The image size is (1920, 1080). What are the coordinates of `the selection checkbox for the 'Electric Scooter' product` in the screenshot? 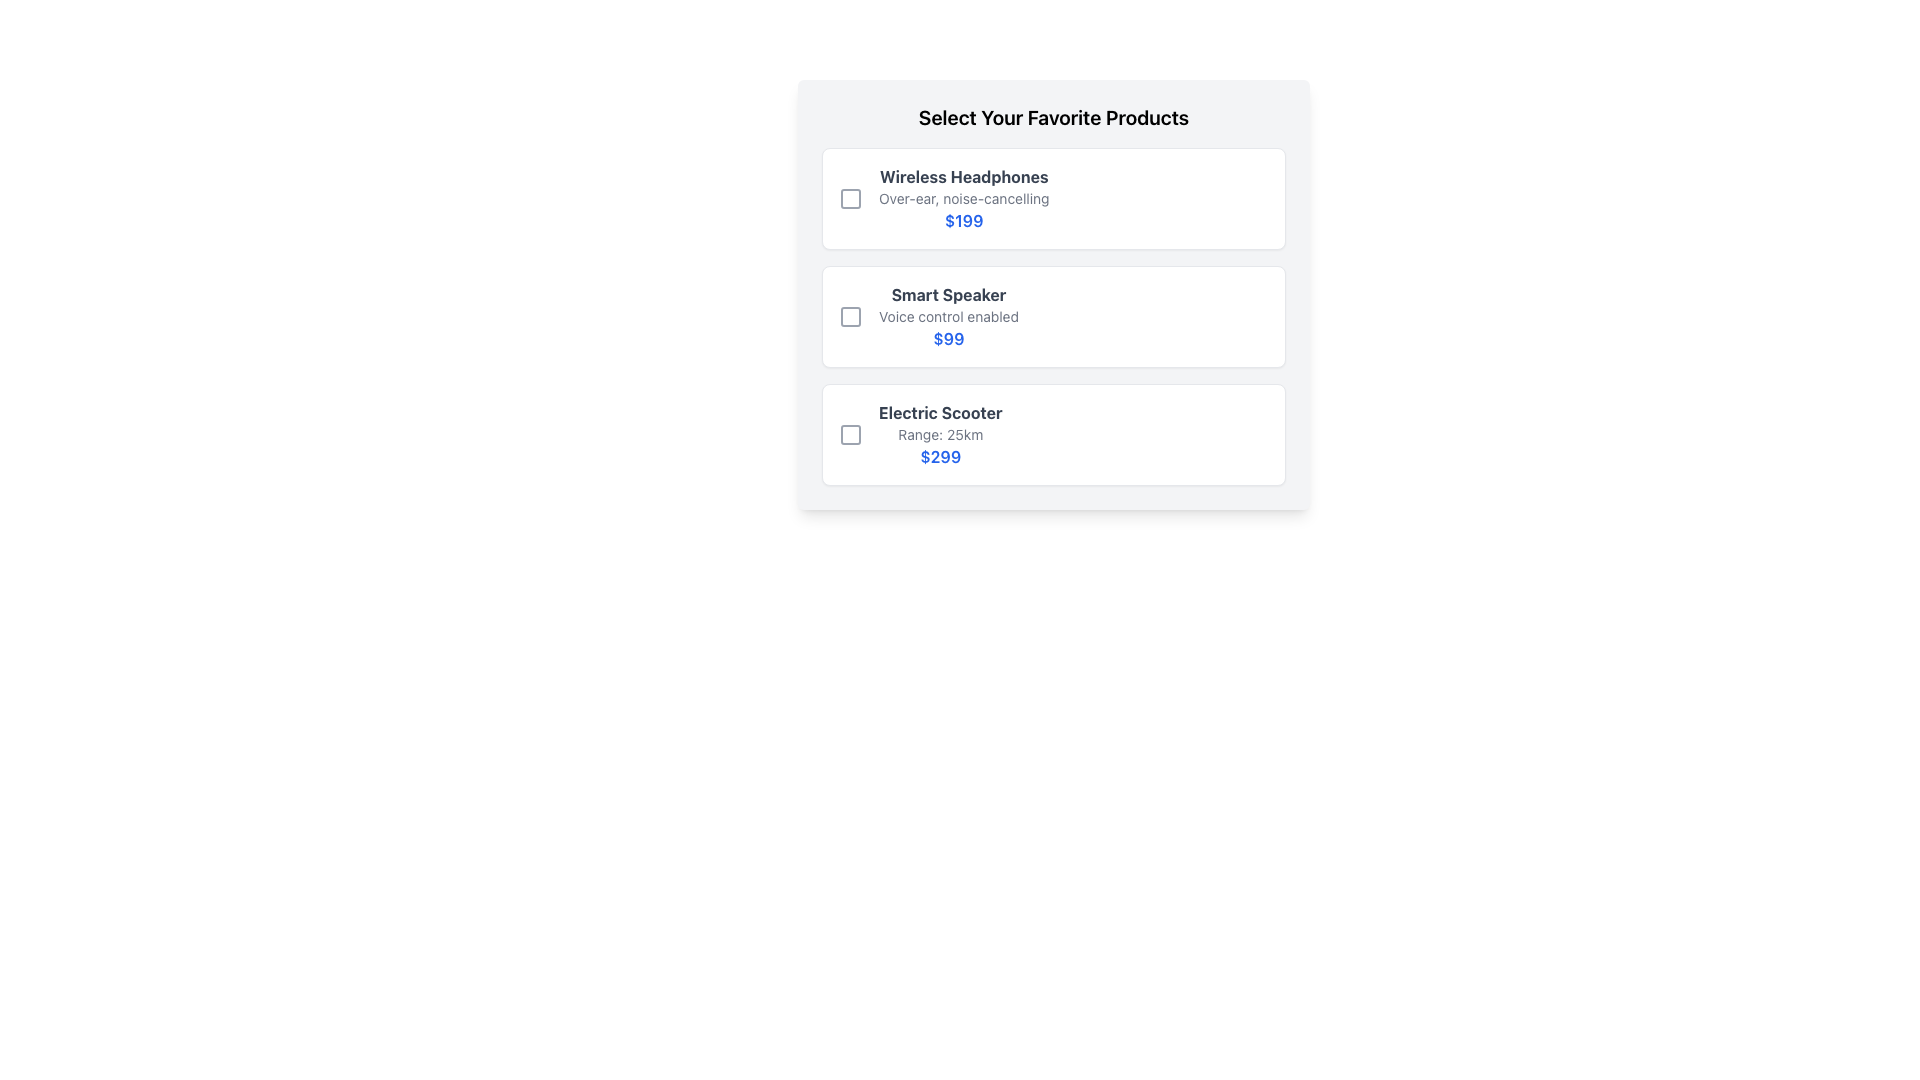 It's located at (850, 434).